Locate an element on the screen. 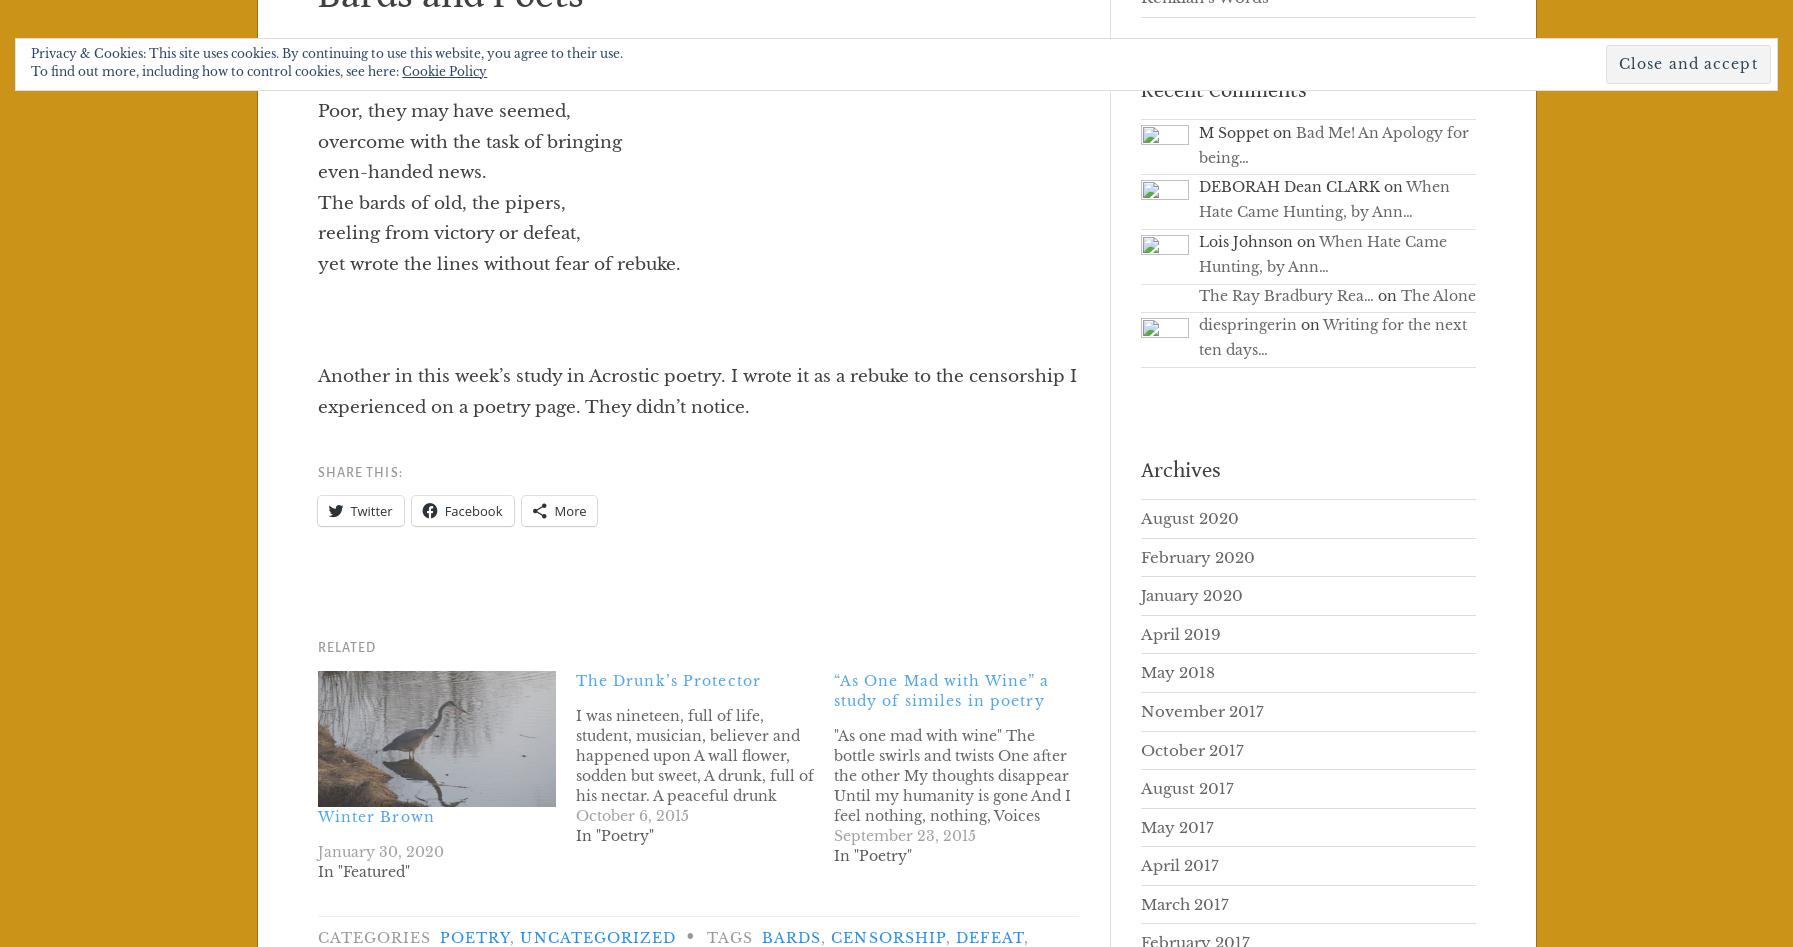  'Share this:' is located at coordinates (358, 473).